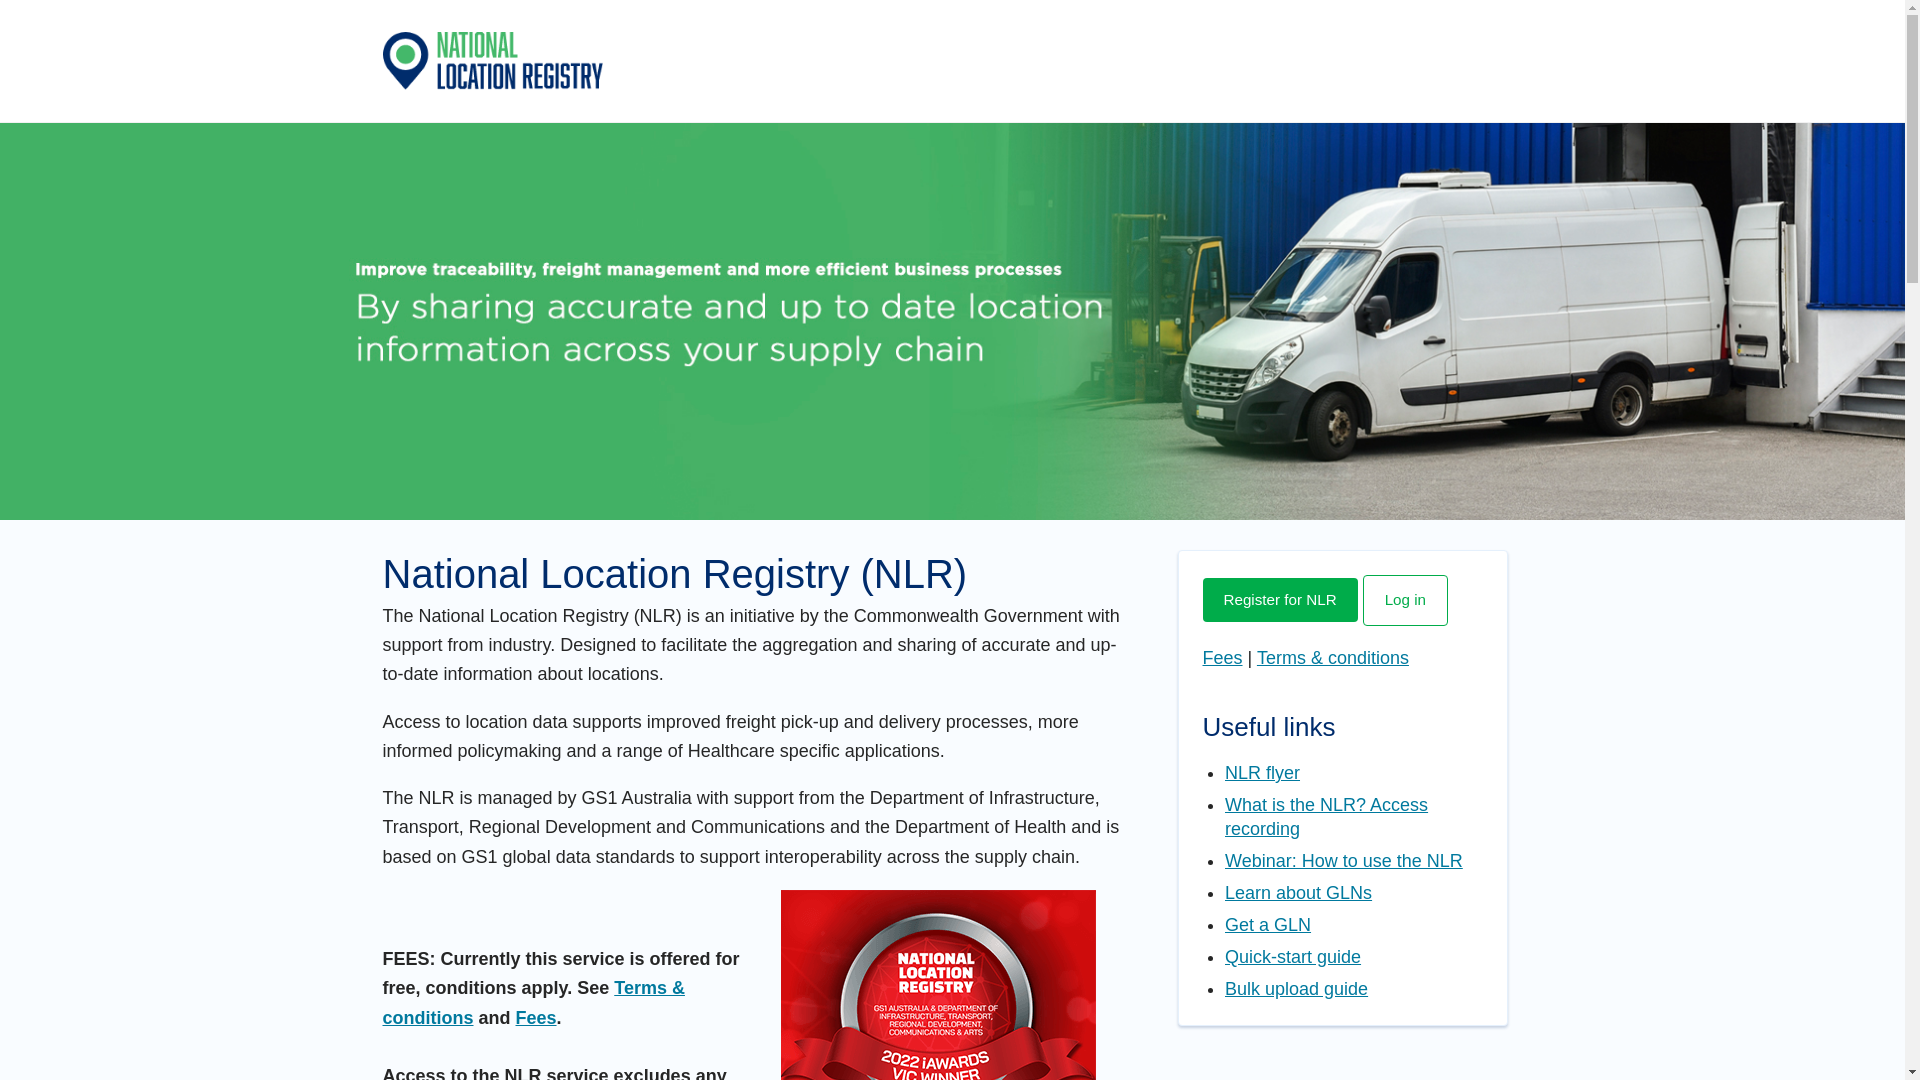 The image size is (1920, 1080). What do you see at coordinates (1404, 599) in the screenshot?
I see `'Log in'` at bounding box center [1404, 599].